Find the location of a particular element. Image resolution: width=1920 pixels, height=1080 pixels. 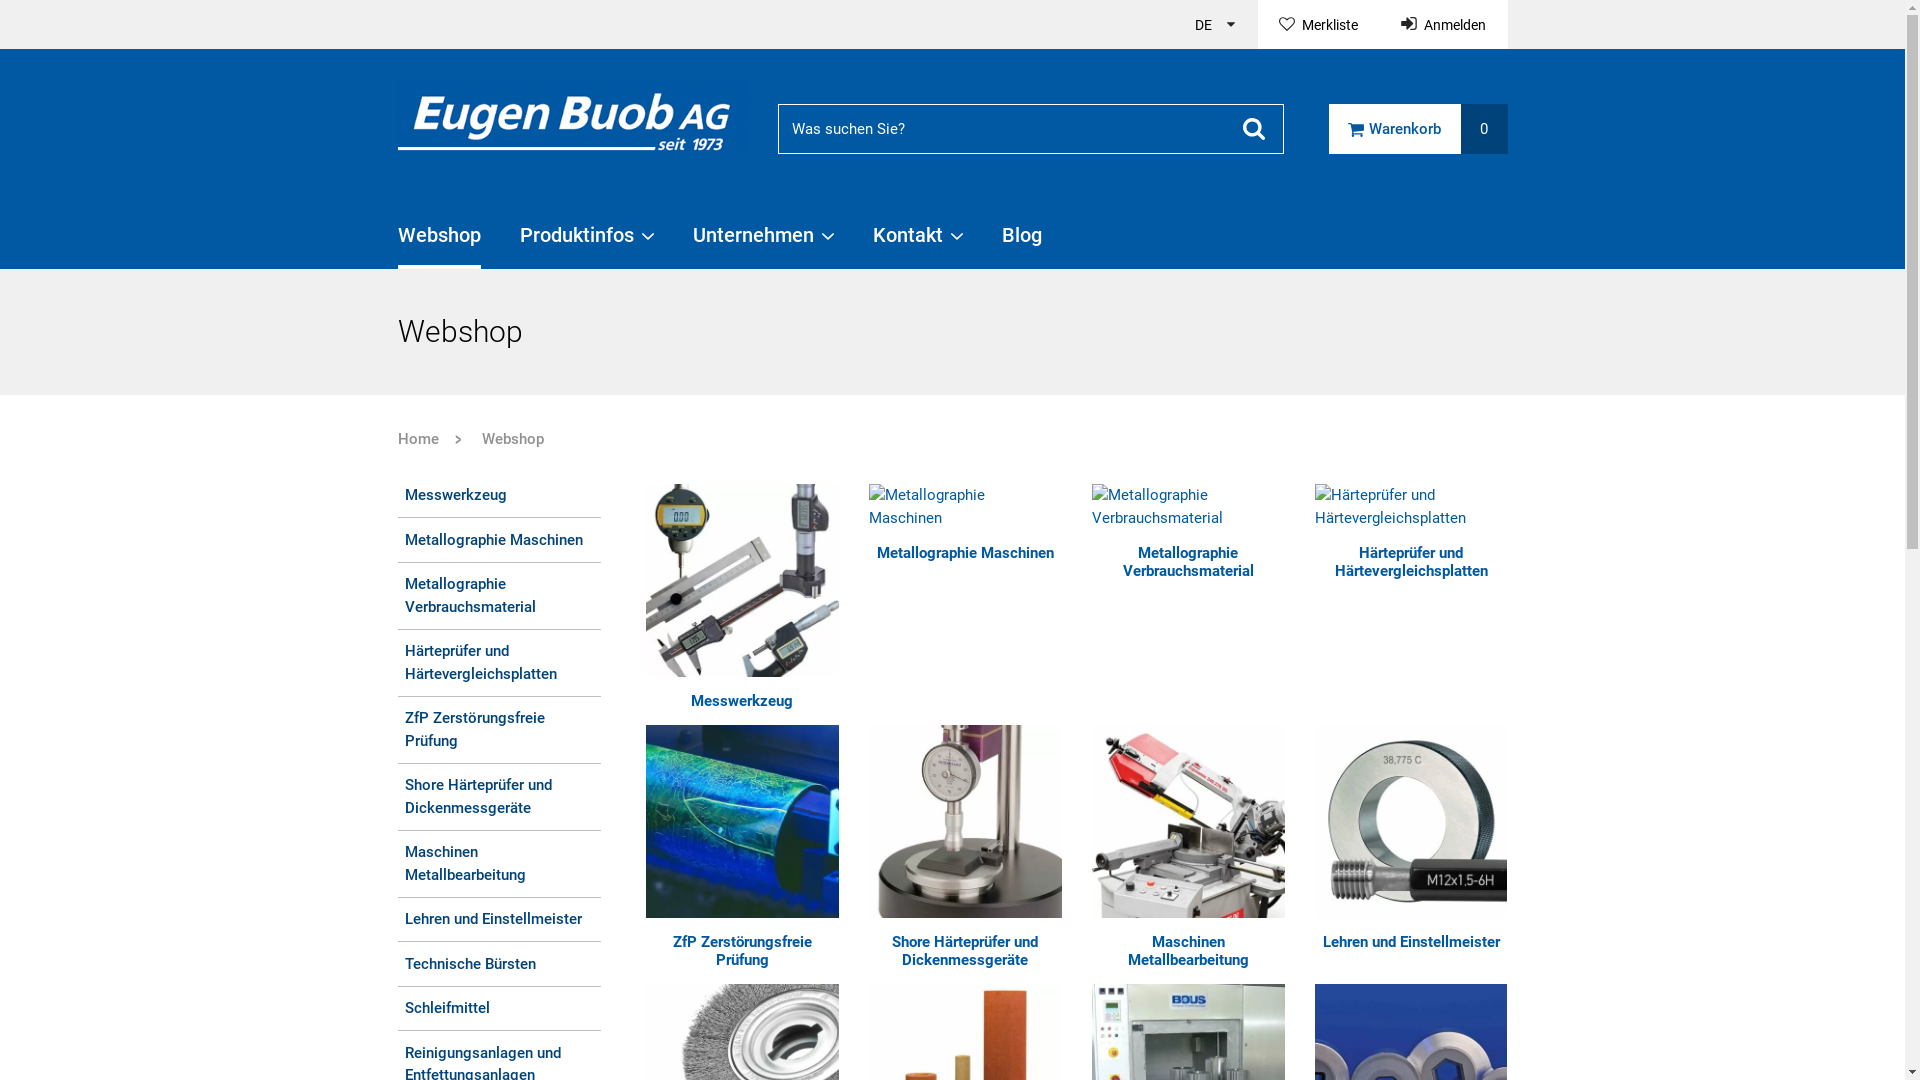

'Blog' is located at coordinates (1022, 242).